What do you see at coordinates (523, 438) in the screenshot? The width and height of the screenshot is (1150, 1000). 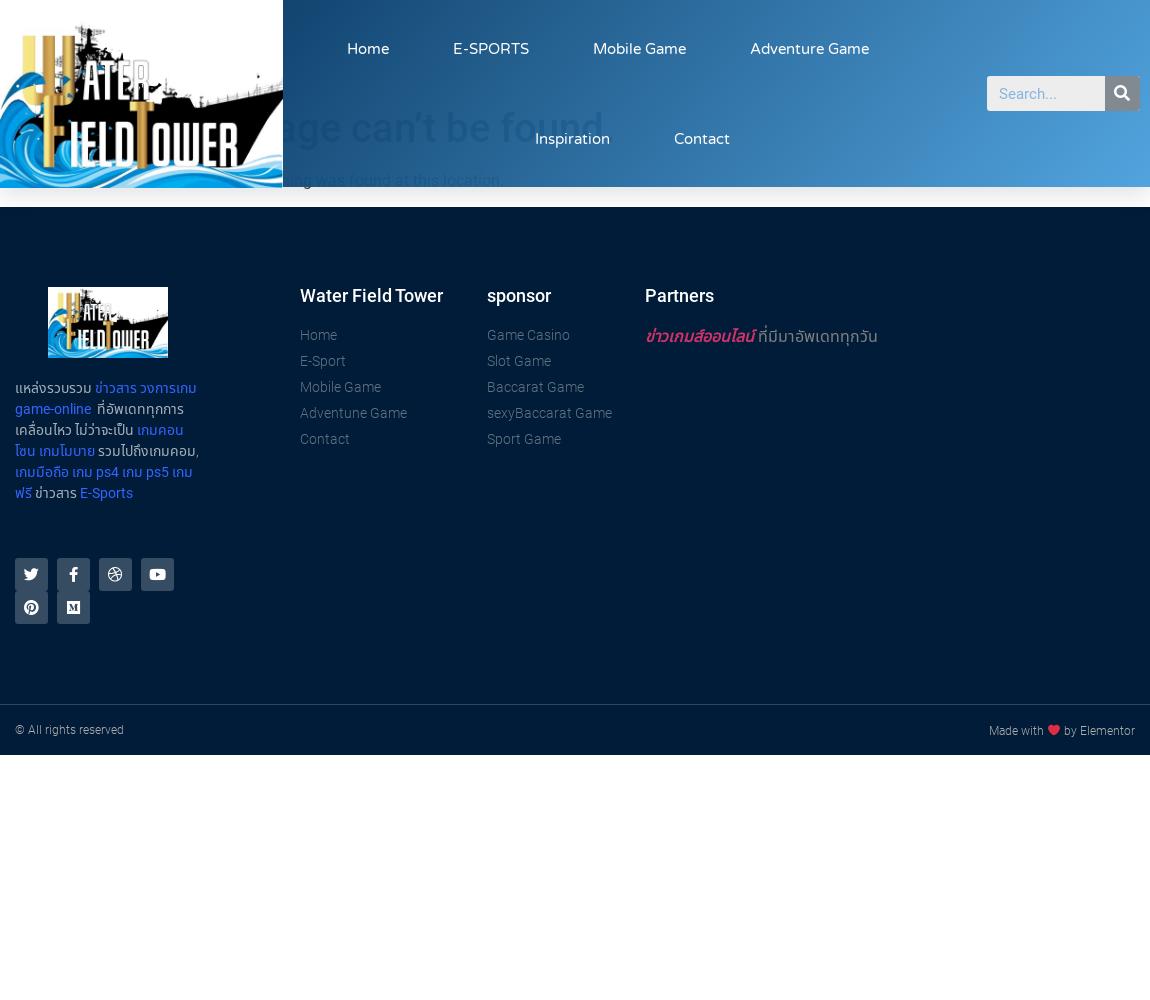 I see `'Sport Game'` at bounding box center [523, 438].